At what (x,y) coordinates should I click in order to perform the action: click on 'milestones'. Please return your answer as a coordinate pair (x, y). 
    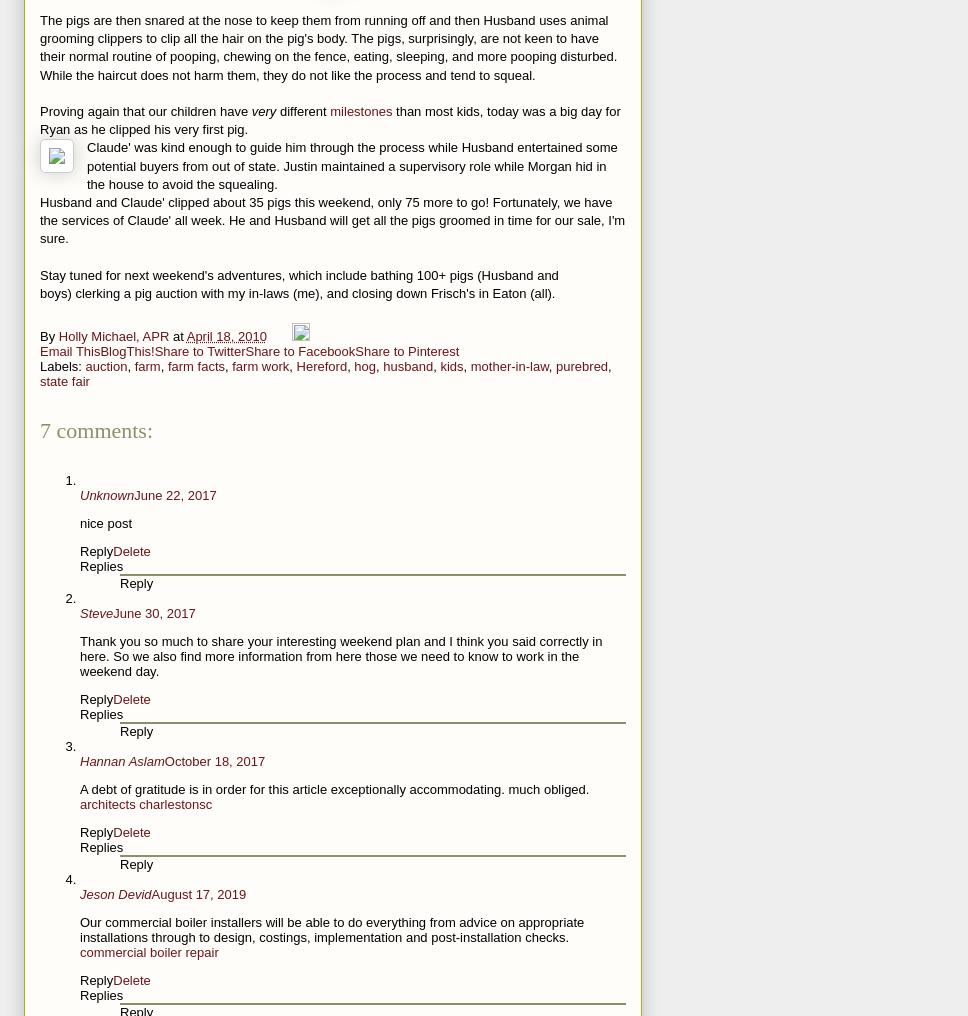
    Looking at the image, I should click on (329, 111).